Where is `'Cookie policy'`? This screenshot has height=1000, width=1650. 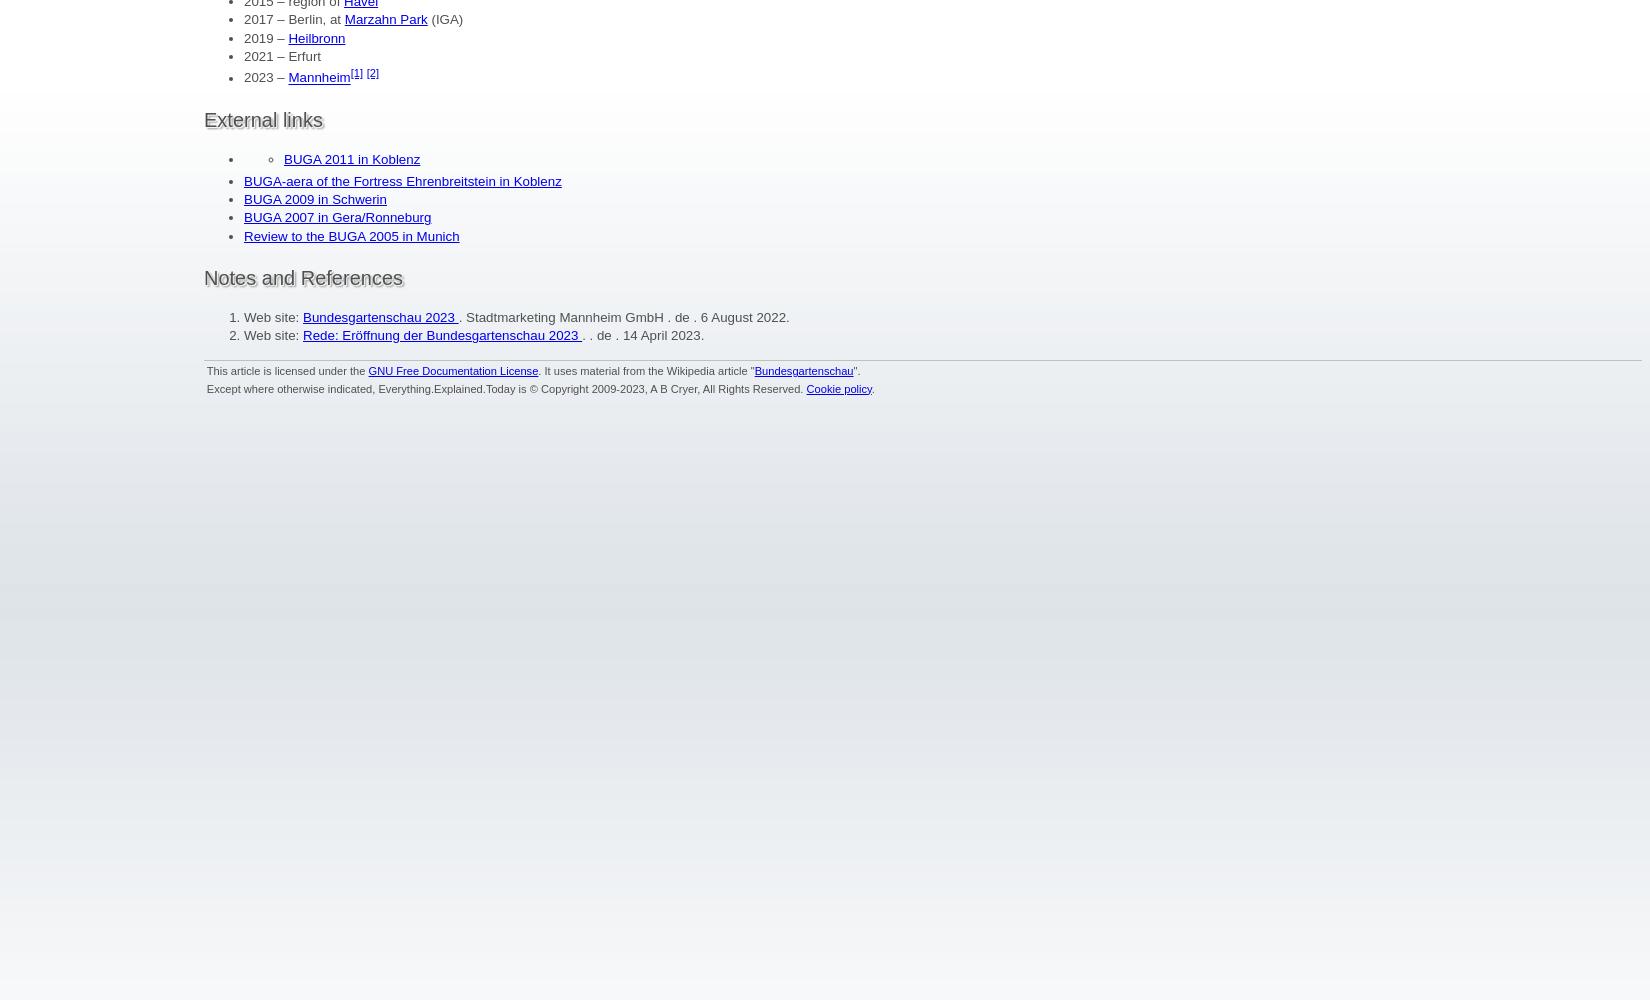
'Cookie policy' is located at coordinates (838, 388).